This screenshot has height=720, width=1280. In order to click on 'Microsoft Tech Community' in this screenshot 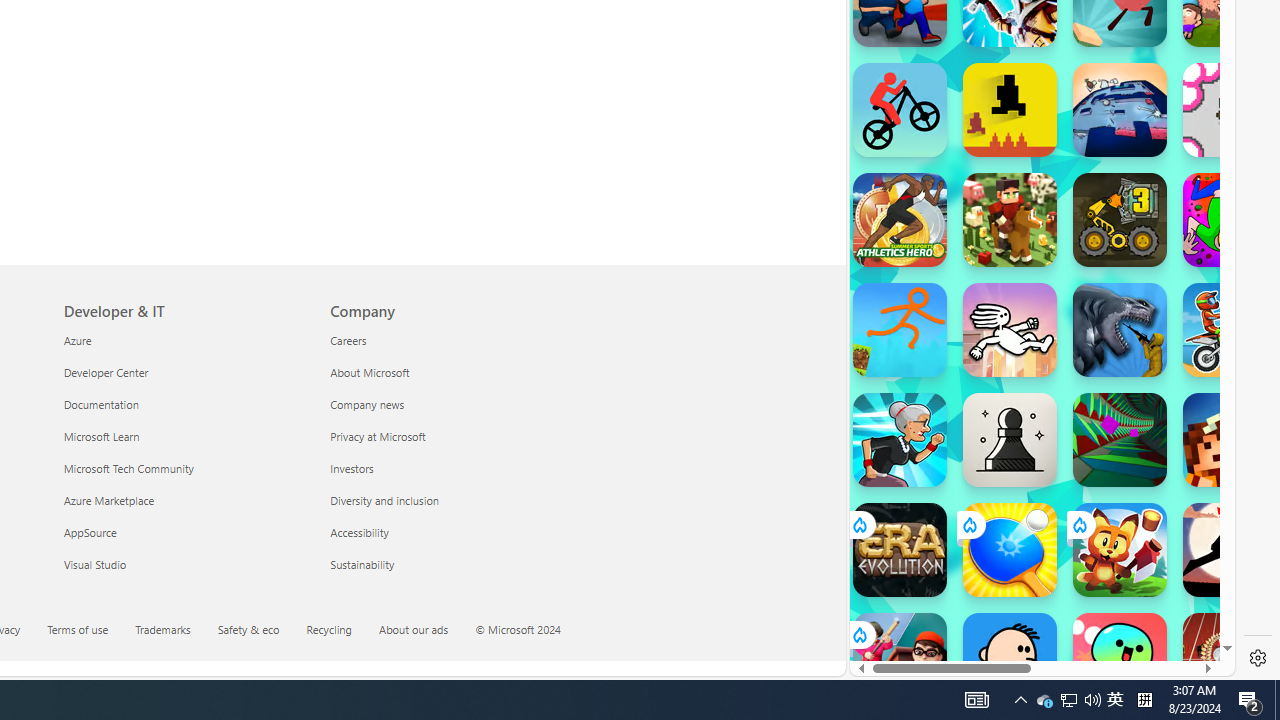, I will do `click(184, 468)`.